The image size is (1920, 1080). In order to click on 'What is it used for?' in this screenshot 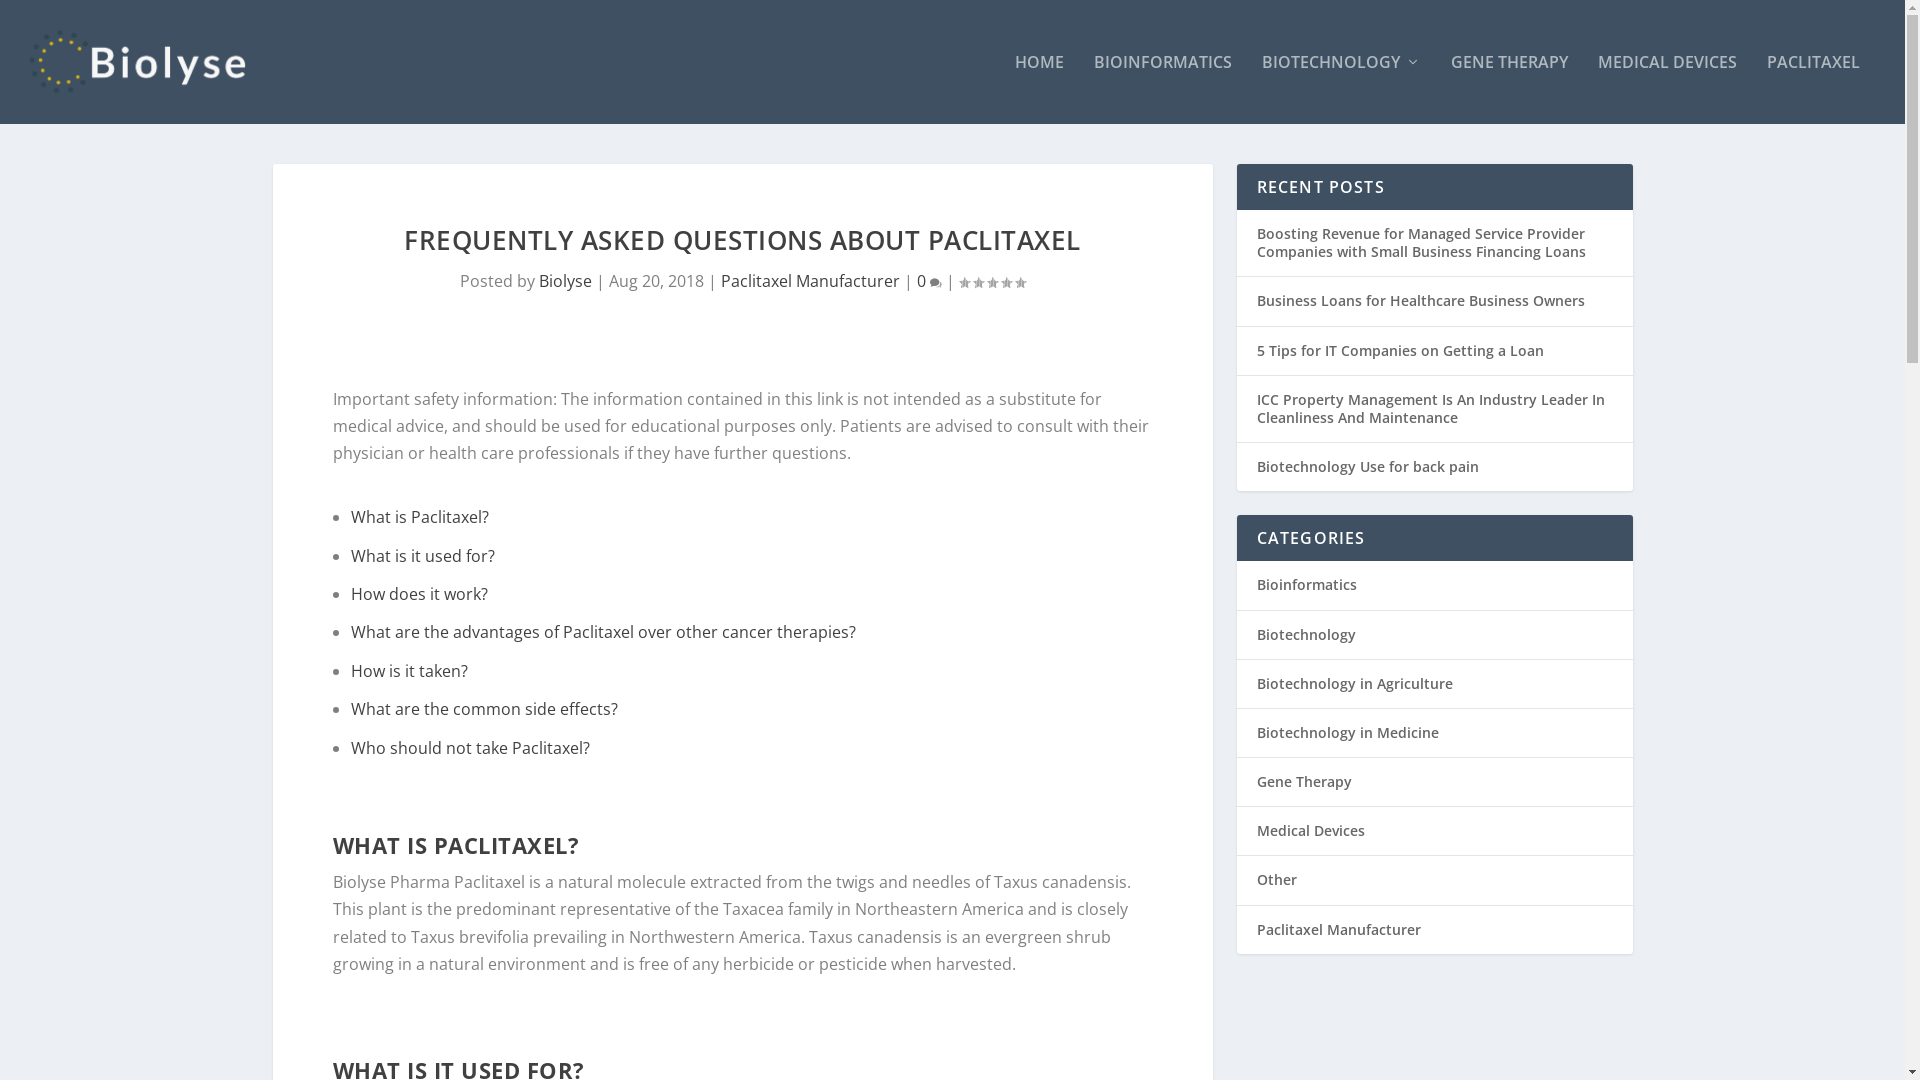, I will do `click(421, 555)`.